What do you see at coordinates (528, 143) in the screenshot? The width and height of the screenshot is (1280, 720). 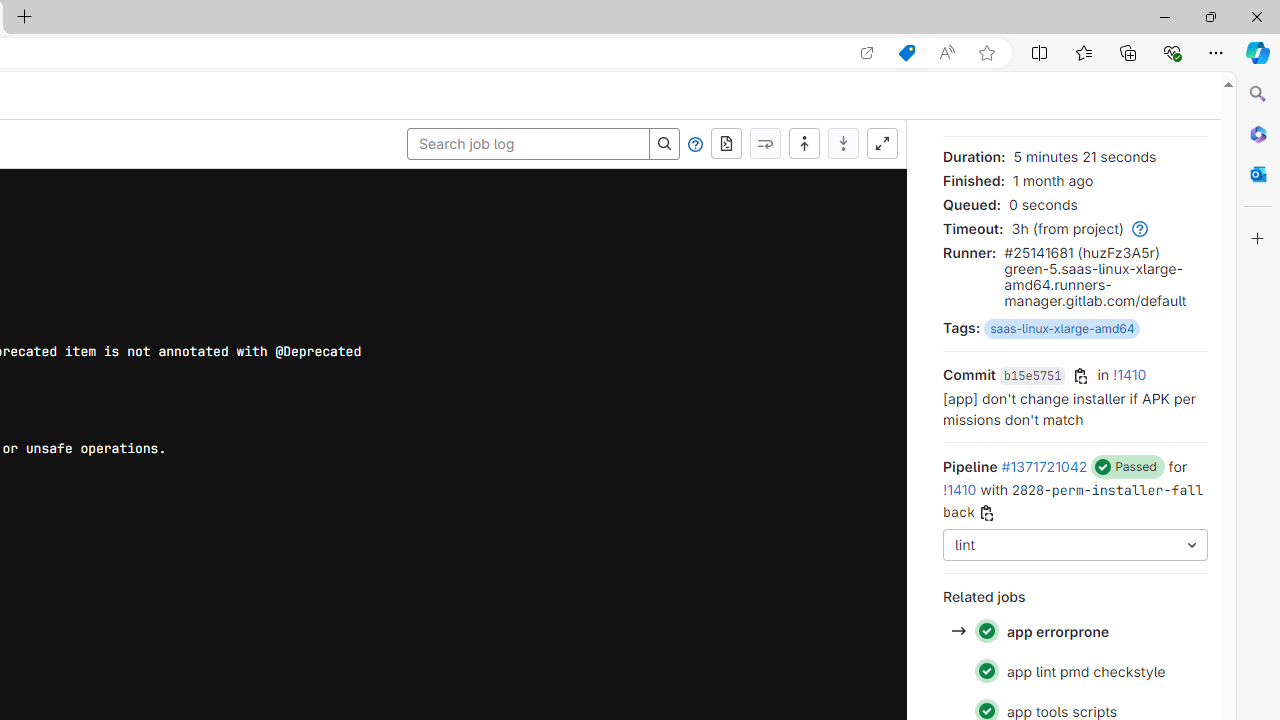 I see `'Search job log'` at bounding box center [528, 143].